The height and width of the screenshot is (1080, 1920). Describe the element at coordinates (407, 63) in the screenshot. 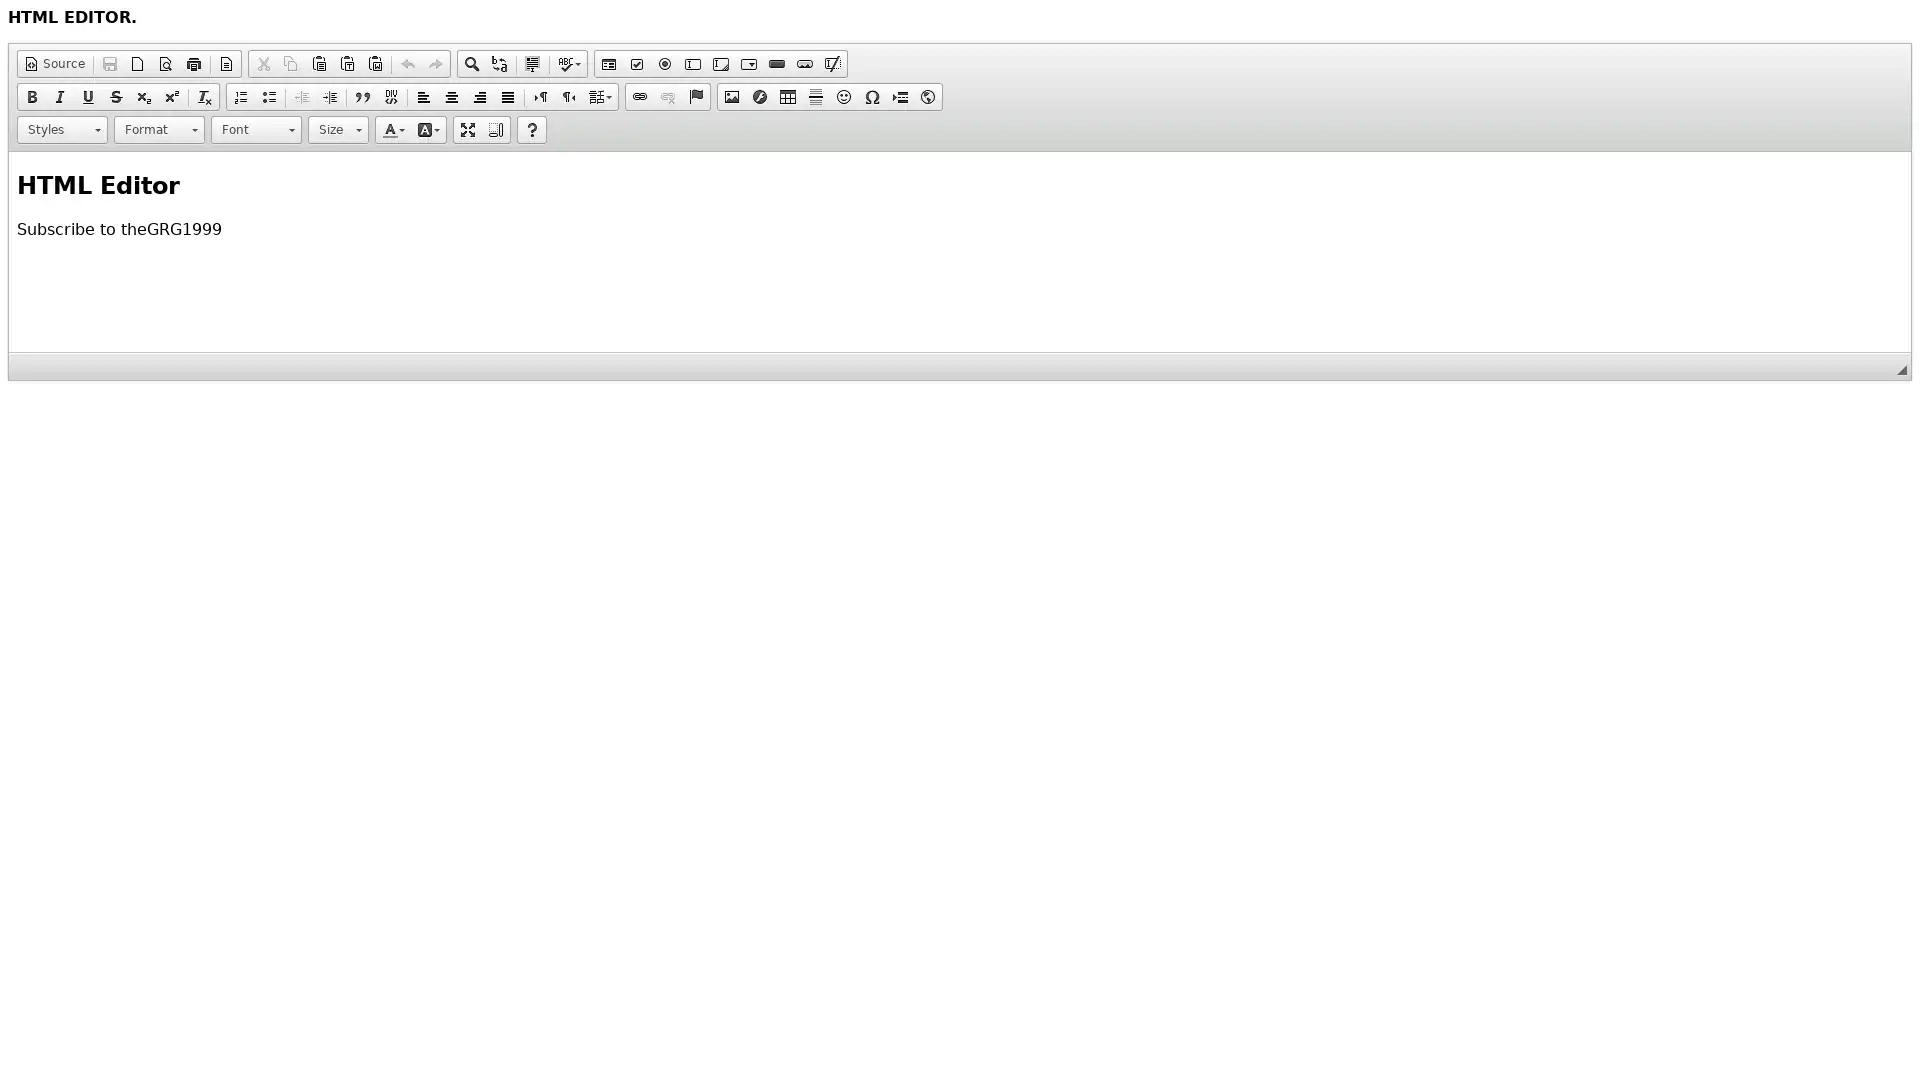

I see `Undo` at that location.